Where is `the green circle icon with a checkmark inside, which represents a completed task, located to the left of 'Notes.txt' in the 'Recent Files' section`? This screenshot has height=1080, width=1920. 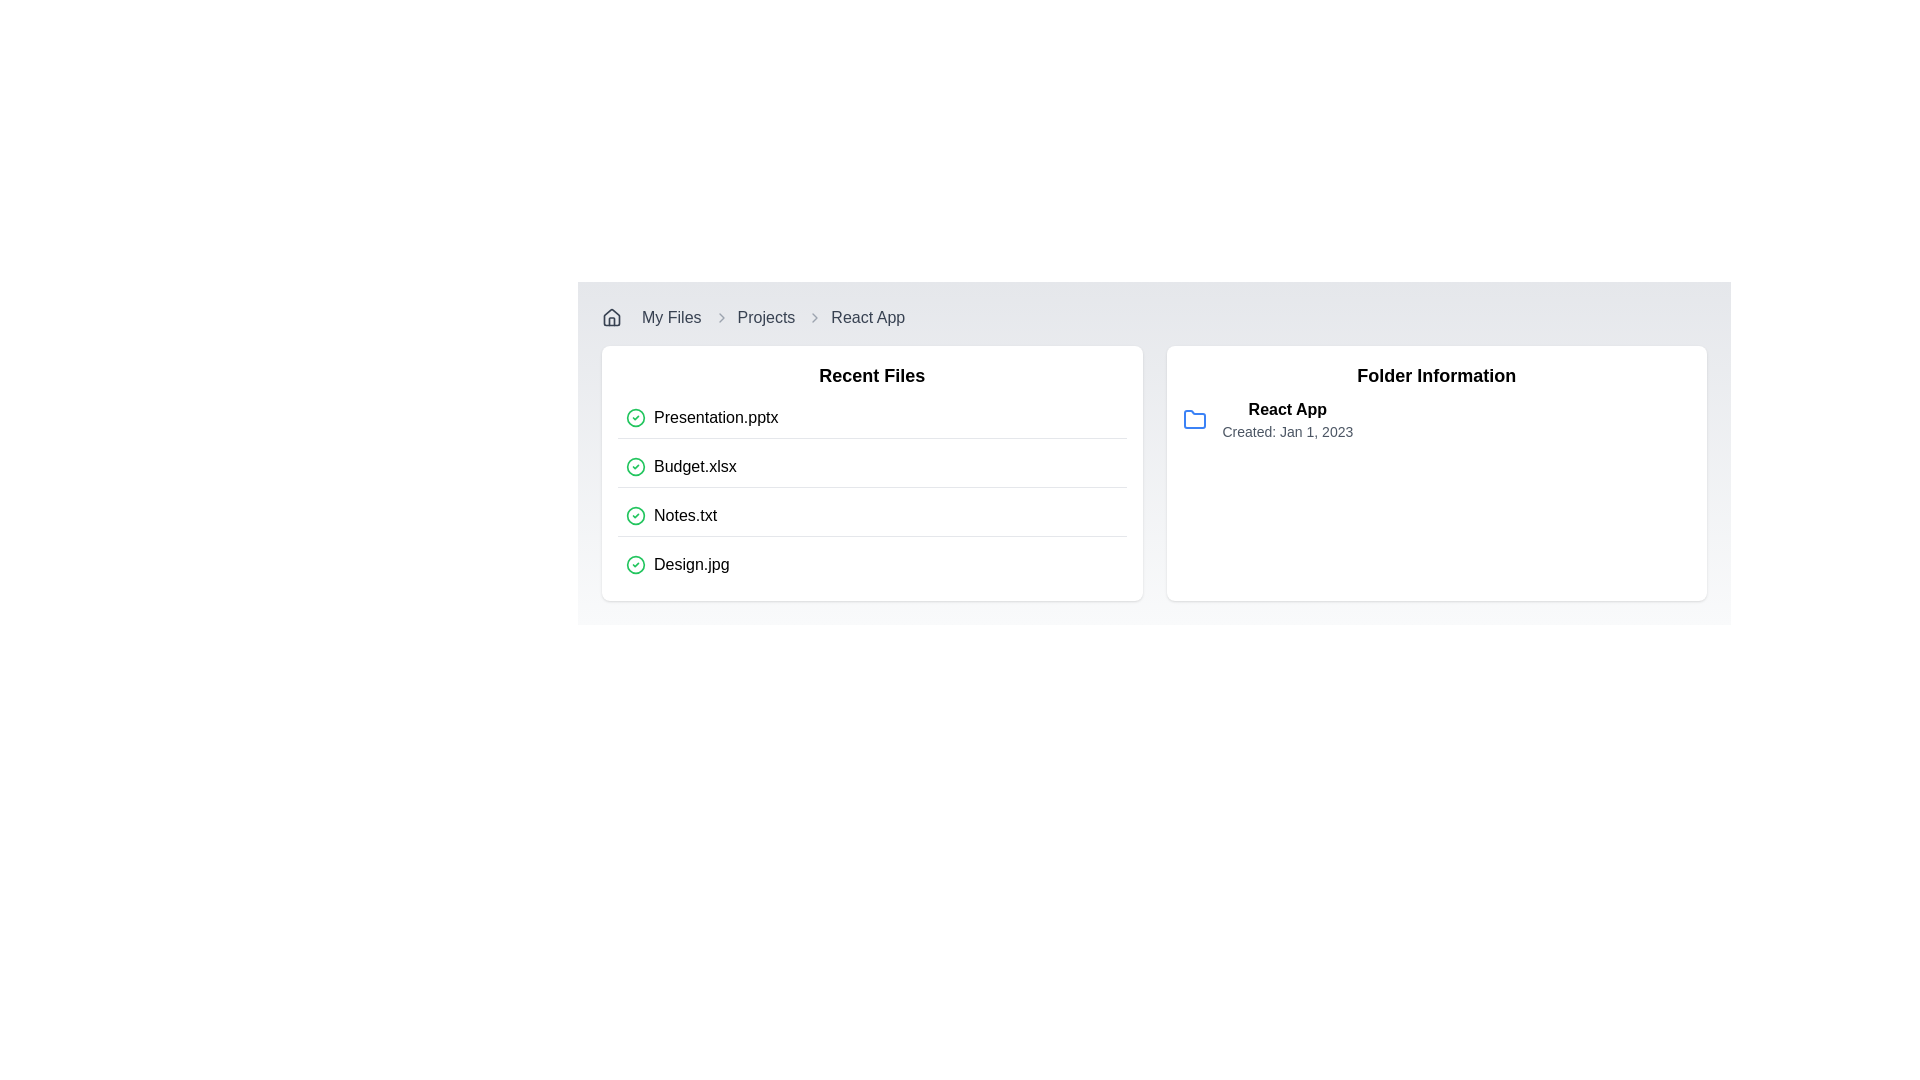 the green circle icon with a checkmark inside, which represents a completed task, located to the left of 'Notes.txt' in the 'Recent Files' section is located at coordinates (634, 515).